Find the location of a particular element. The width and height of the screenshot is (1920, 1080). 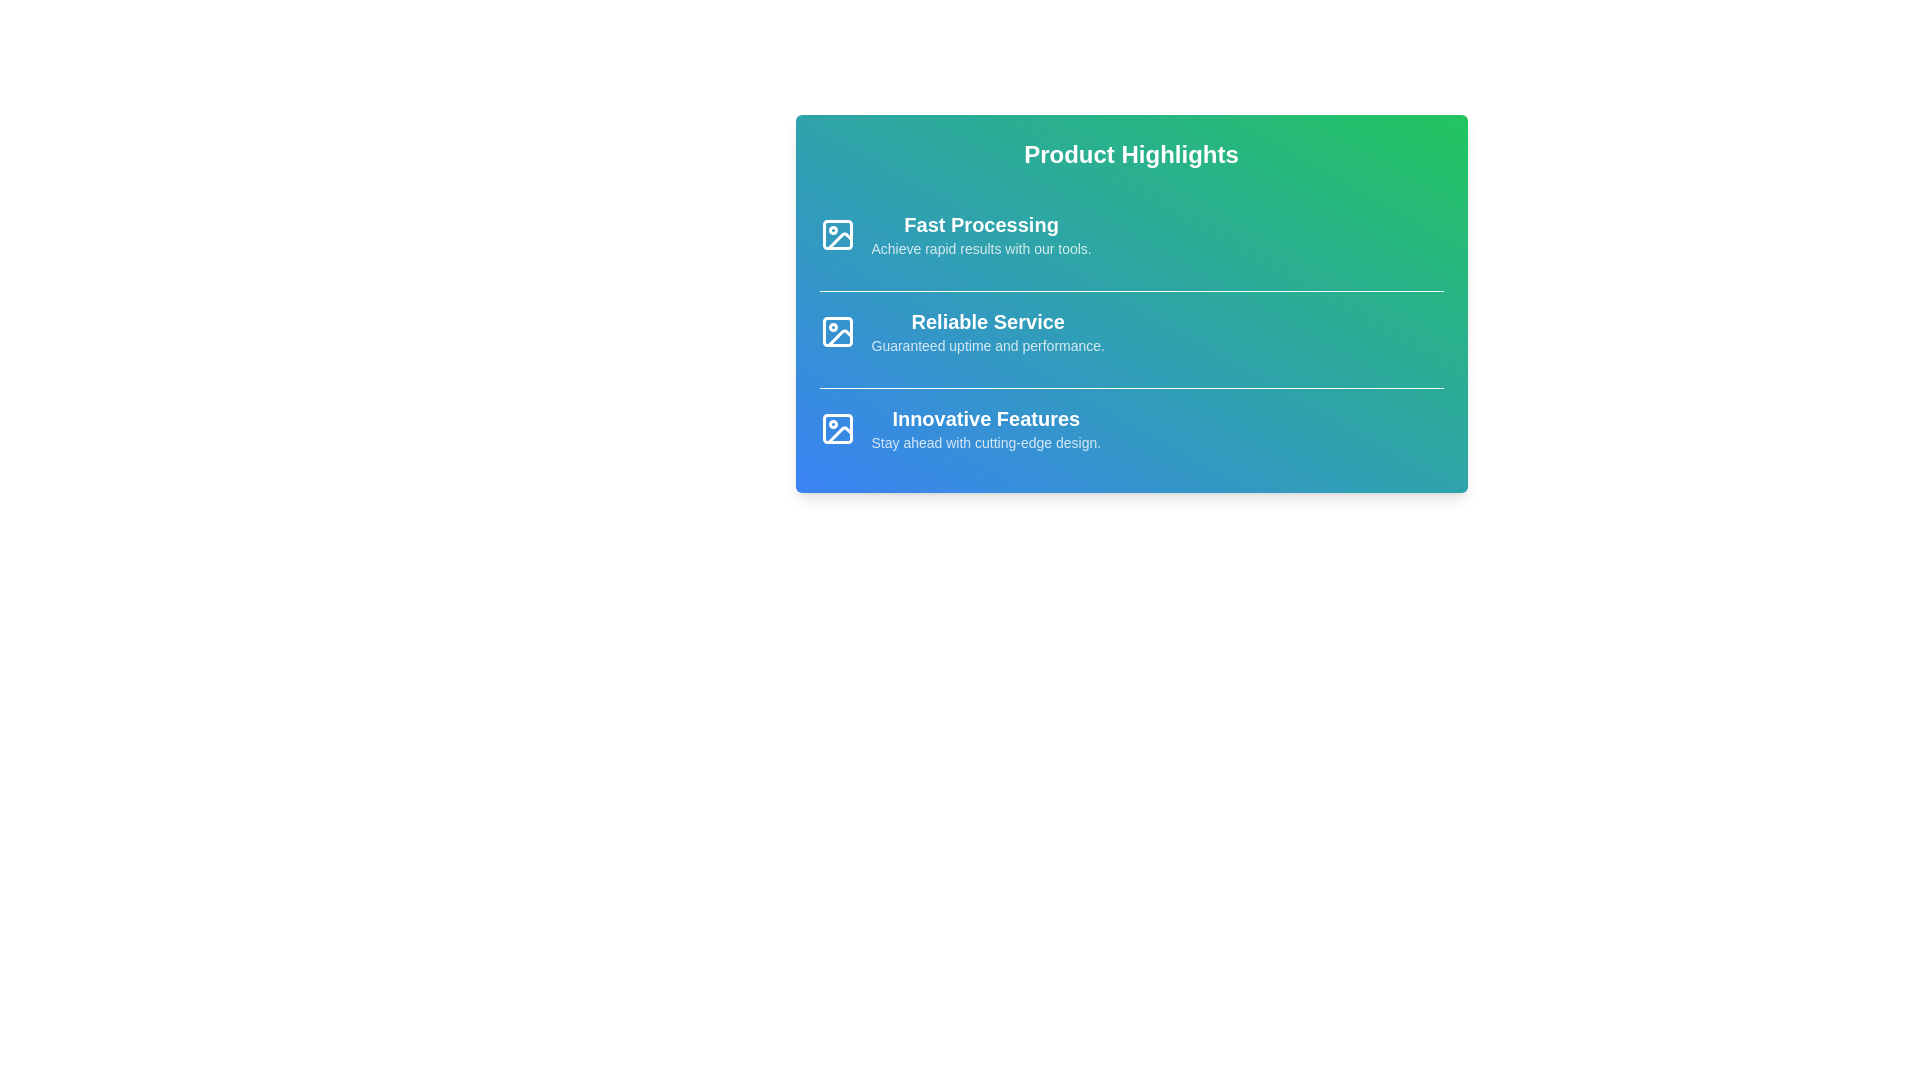

the Text Block element displaying 'Fast Processing', which is the first item in a vertical list and positioned on the right side of a small icon is located at coordinates (981, 234).